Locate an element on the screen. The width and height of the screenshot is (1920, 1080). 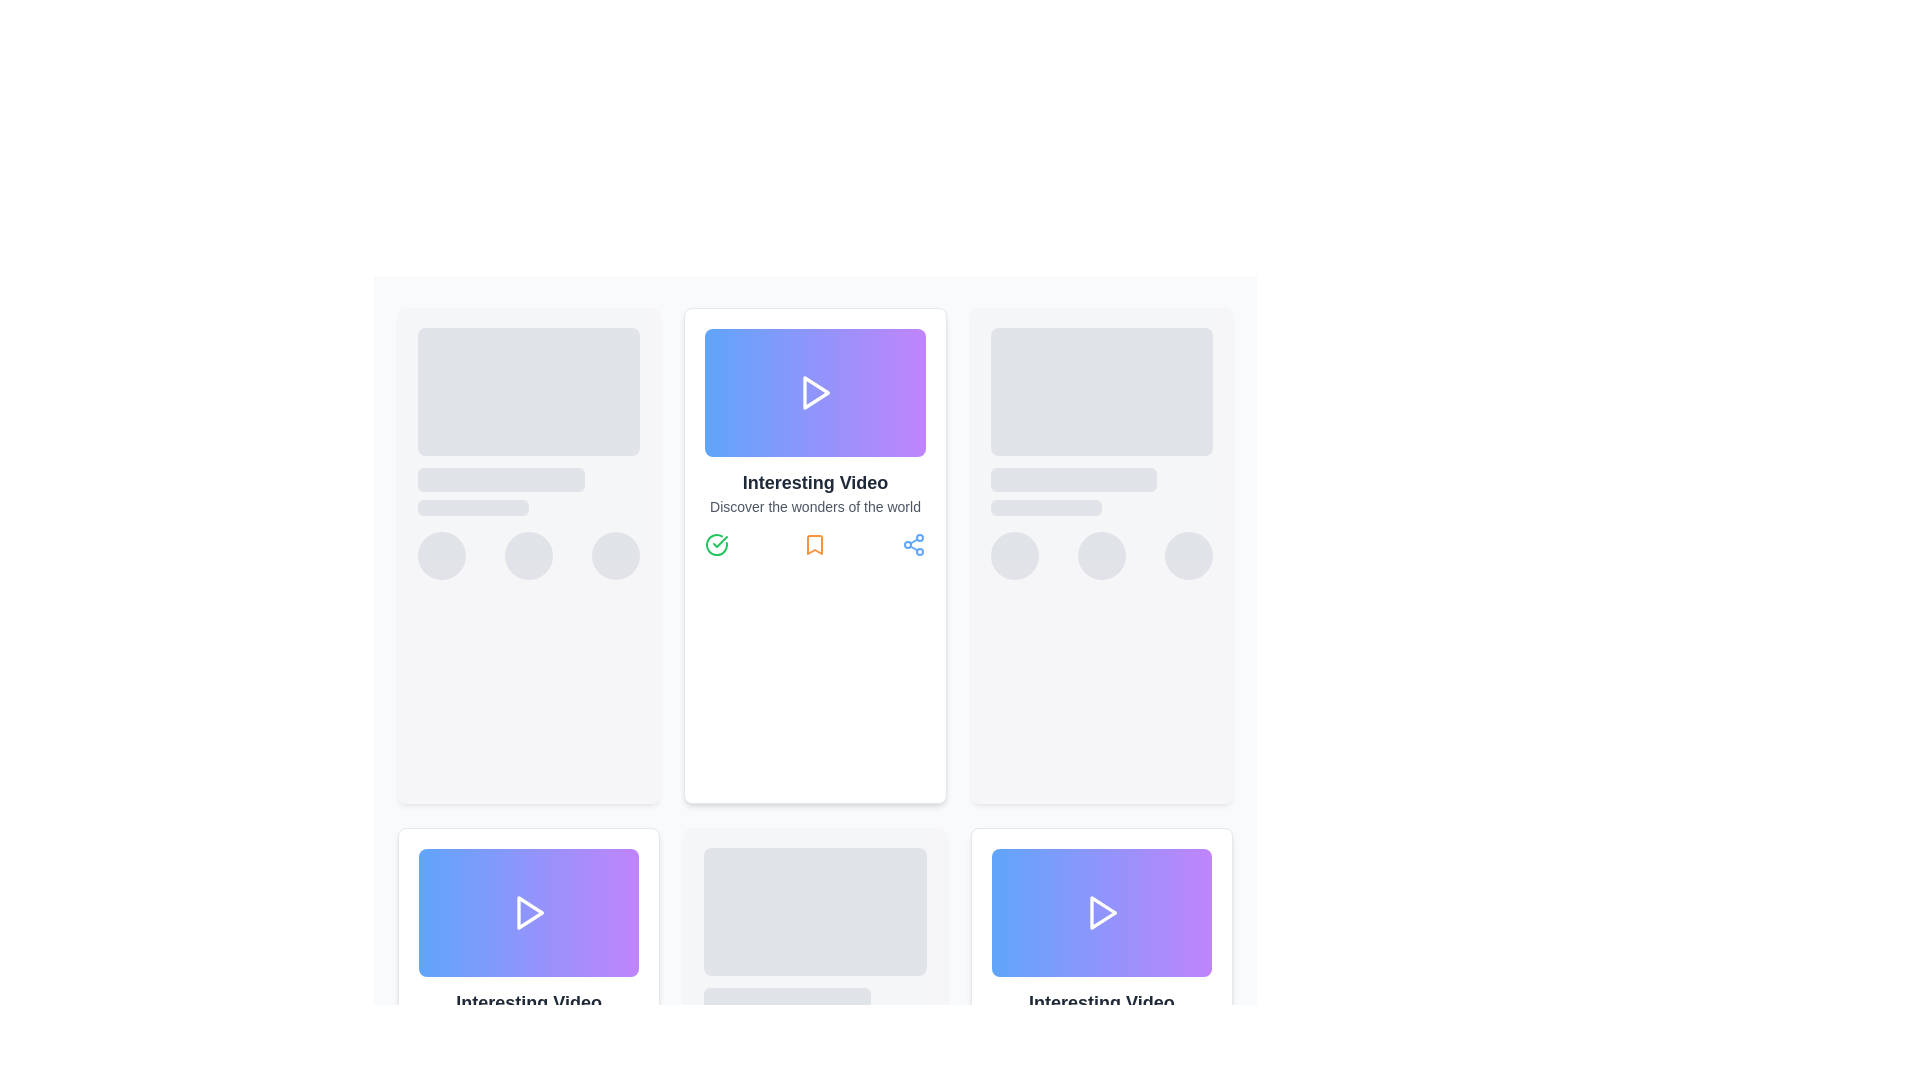
the text display element titled 'Interesting Video' which features a bold, large-sized black title and a smaller gray subtitle, located at the bottom center of a card in a three-column grid layout is located at coordinates (1100, 1013).